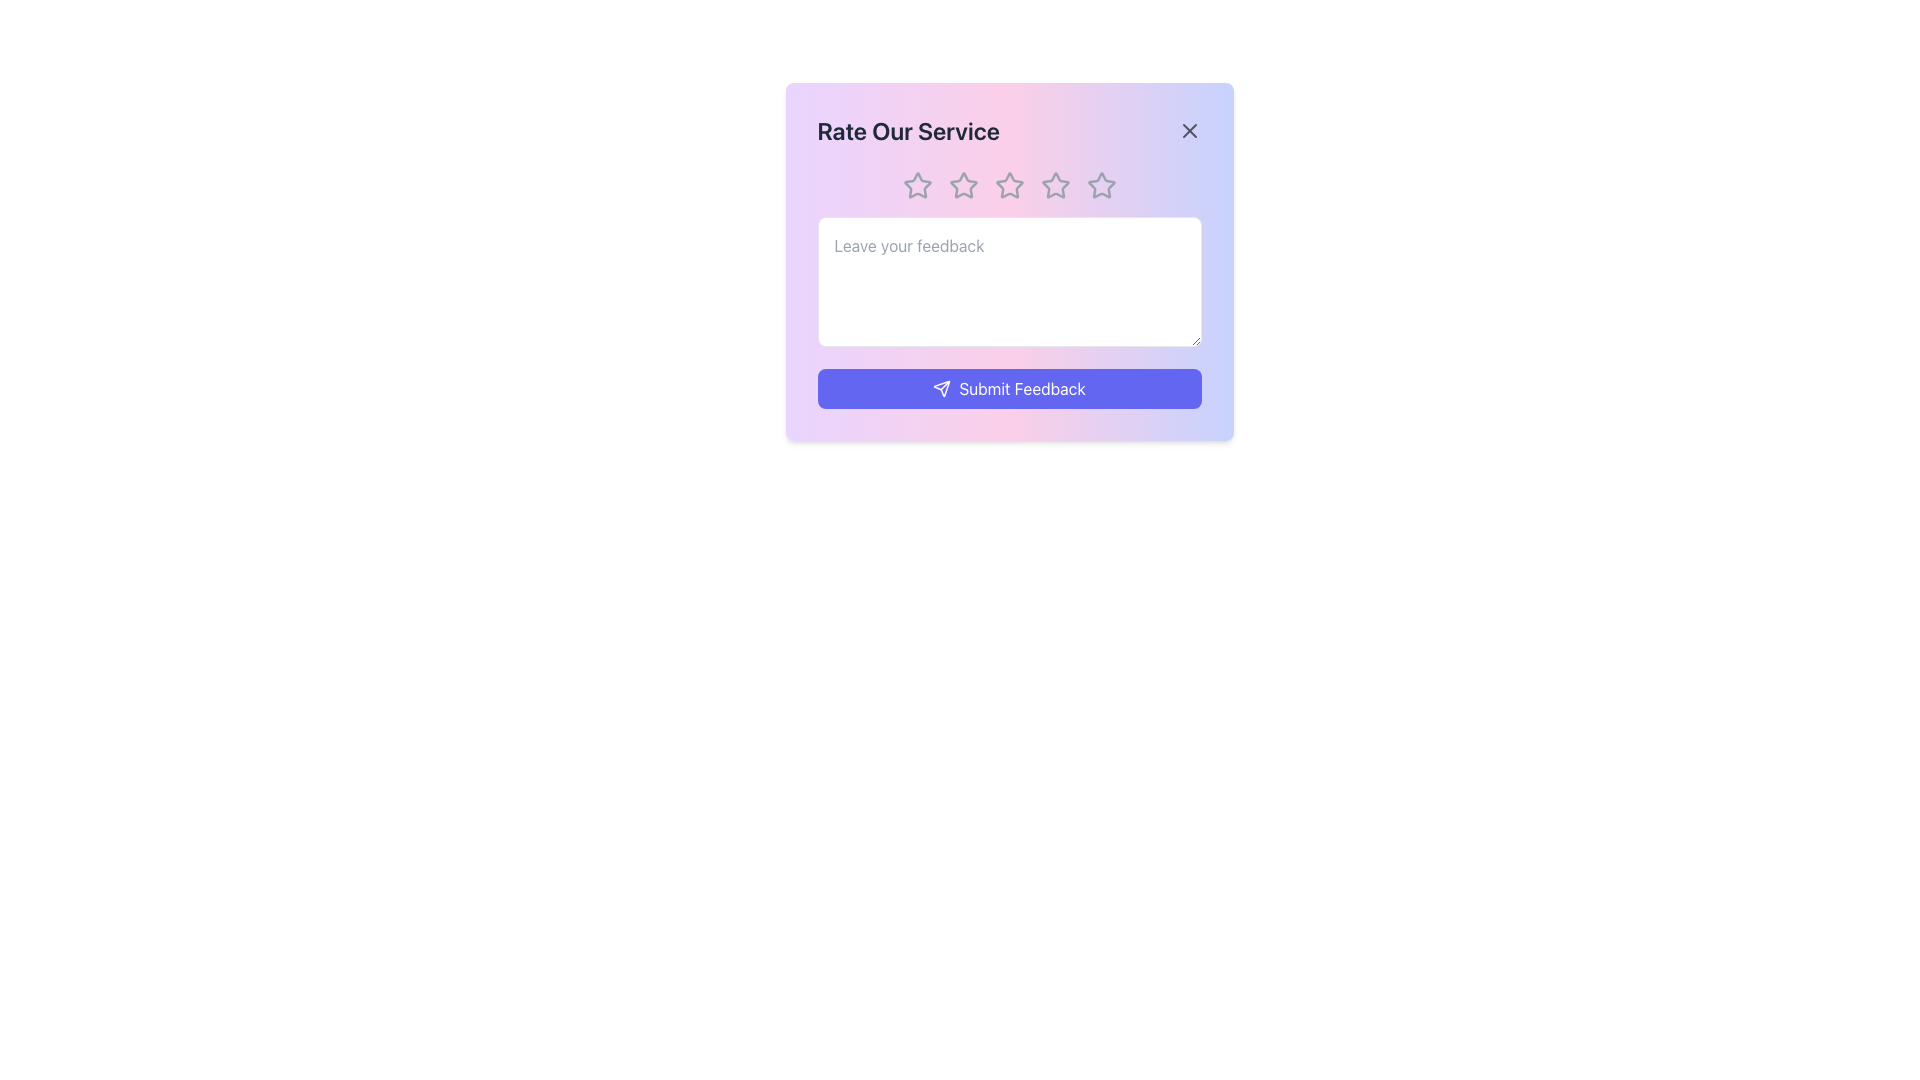 The width and height of the screenshot is (1920, 1080). I want to click on to resize the Text Input Area located beneath the star rating icons and above the 'Submit Feedback' button, so click(1009, 281).